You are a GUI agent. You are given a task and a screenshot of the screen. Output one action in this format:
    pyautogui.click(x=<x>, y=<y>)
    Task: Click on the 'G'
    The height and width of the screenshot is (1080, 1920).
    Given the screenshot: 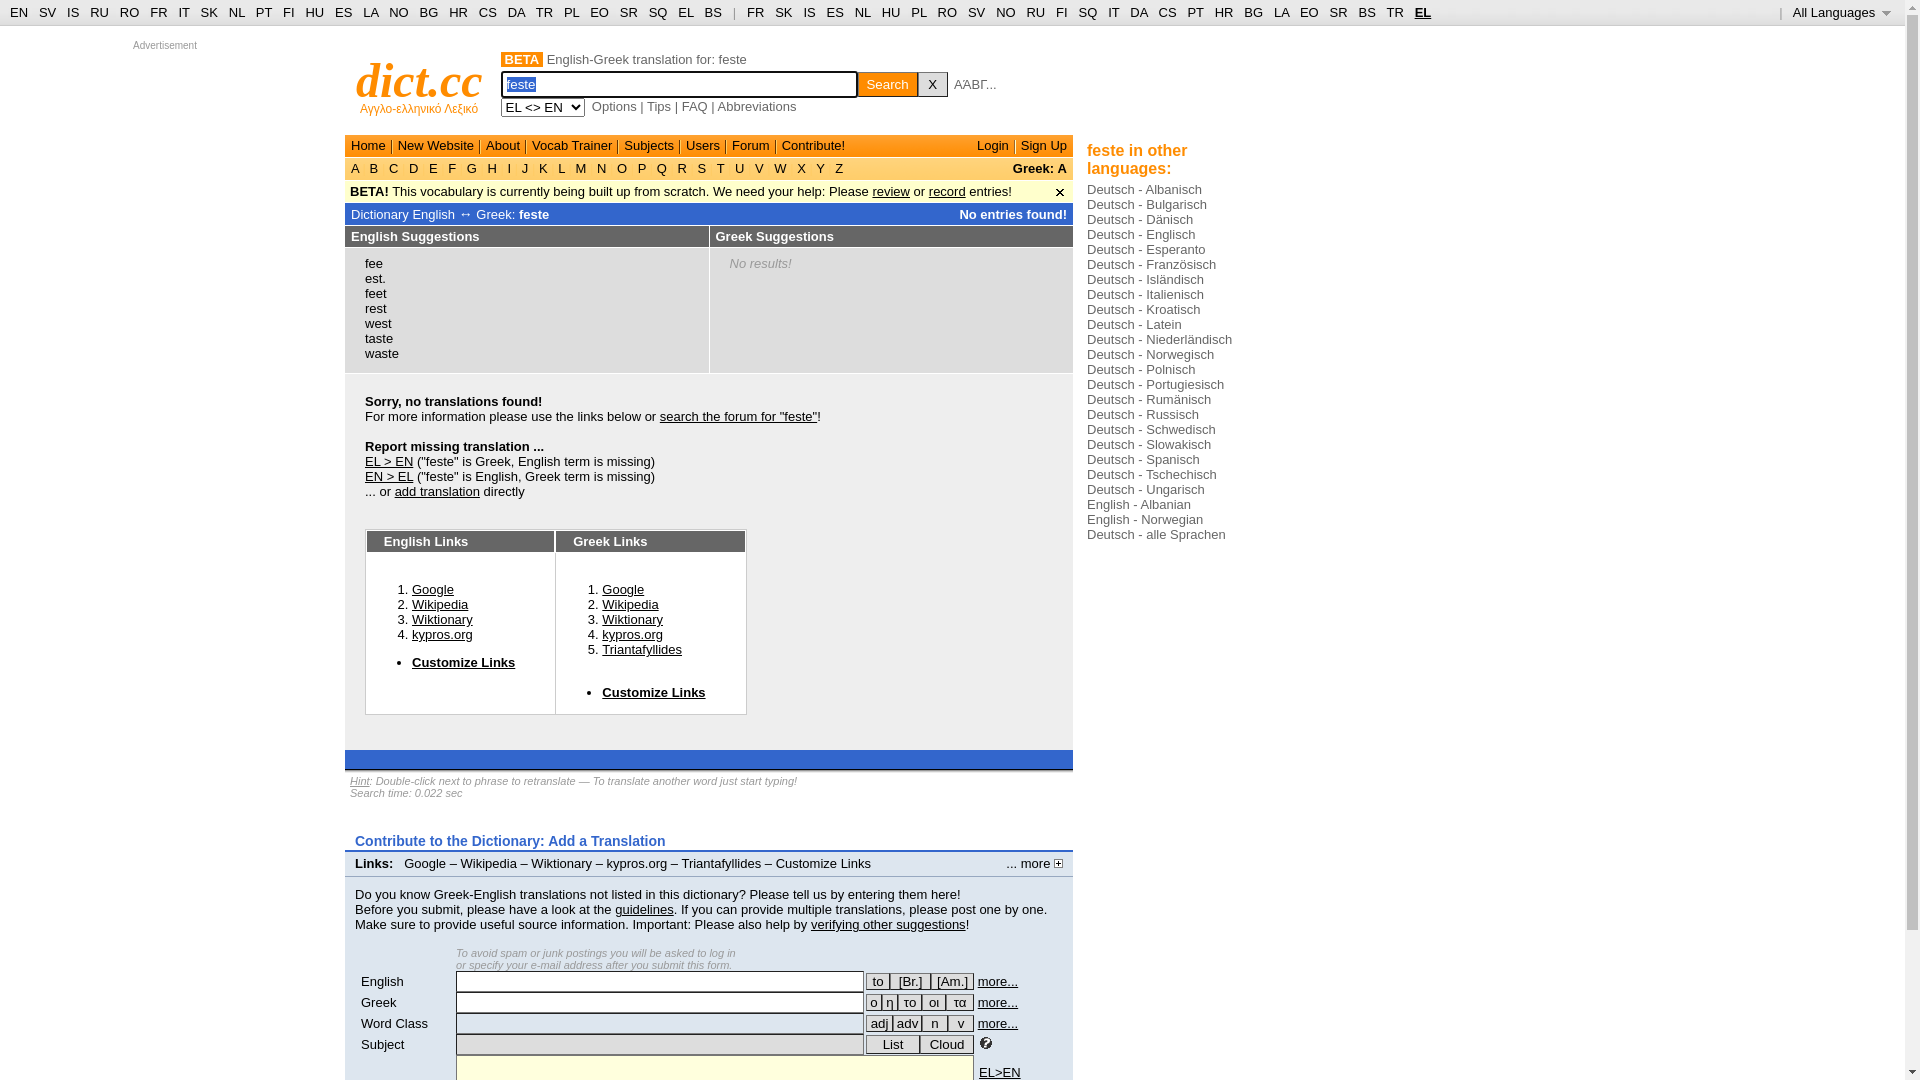 What is the action you would take?
    pyautogui.click(x=461, y=167)
    